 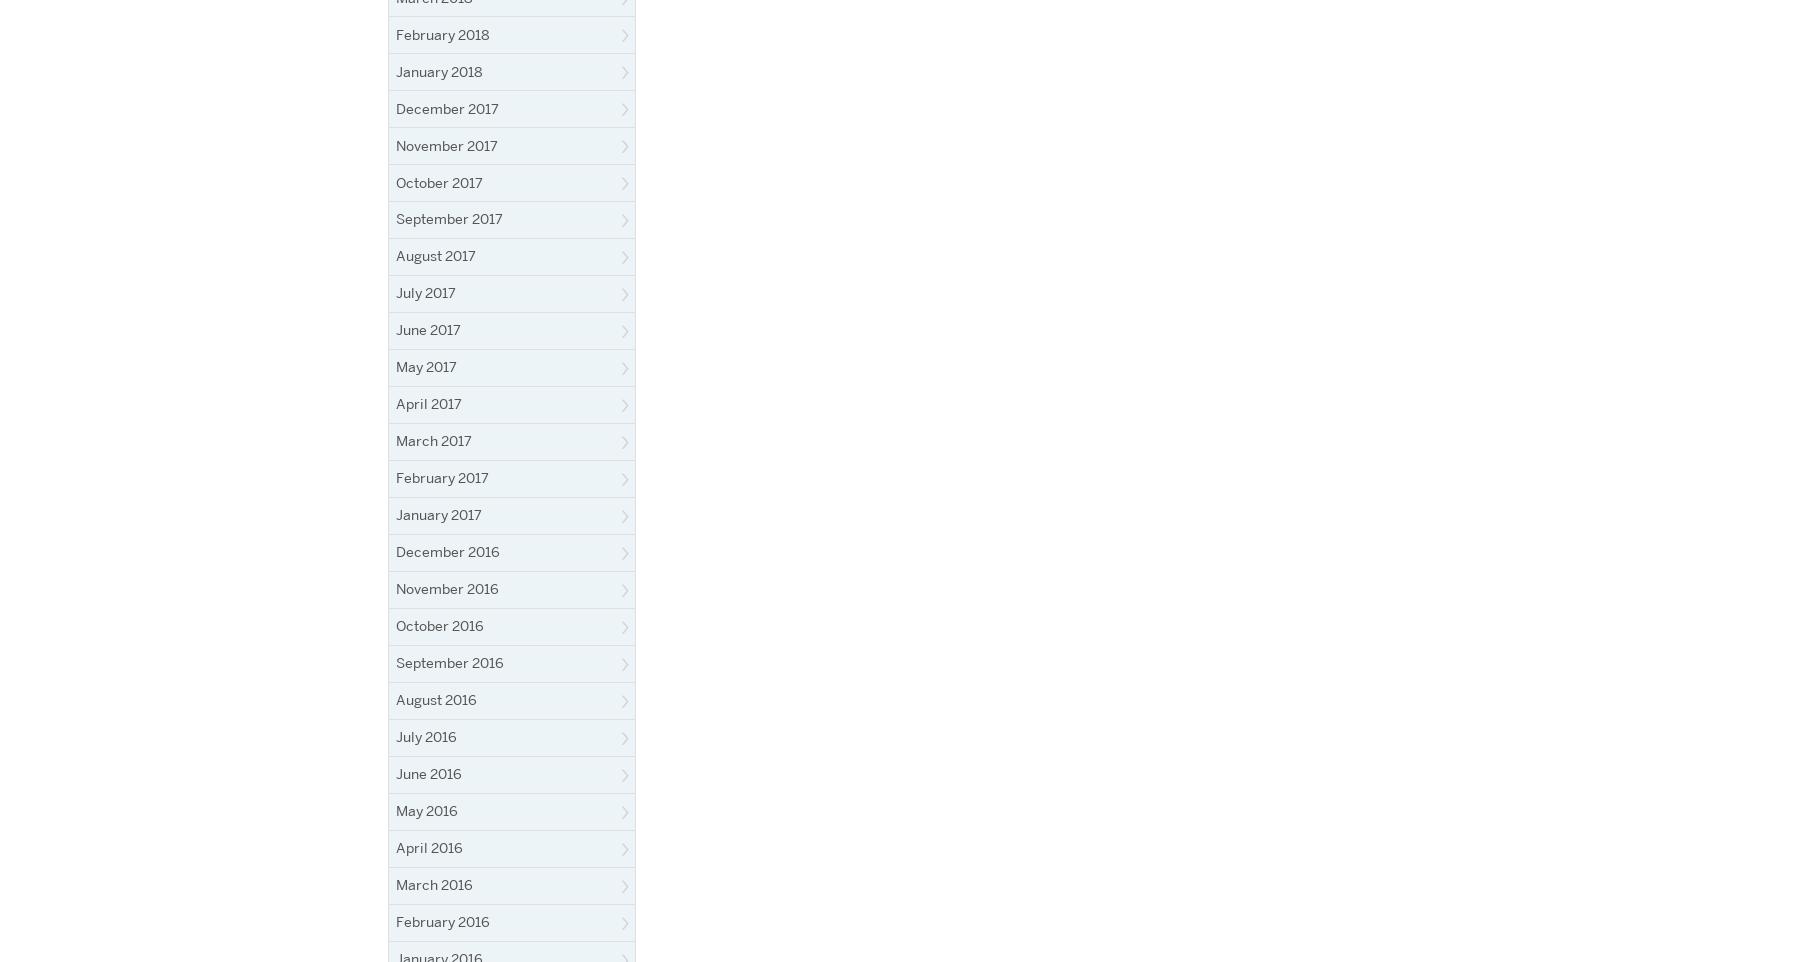 I want to click on 'October 2016', so click(x=439, y=624).